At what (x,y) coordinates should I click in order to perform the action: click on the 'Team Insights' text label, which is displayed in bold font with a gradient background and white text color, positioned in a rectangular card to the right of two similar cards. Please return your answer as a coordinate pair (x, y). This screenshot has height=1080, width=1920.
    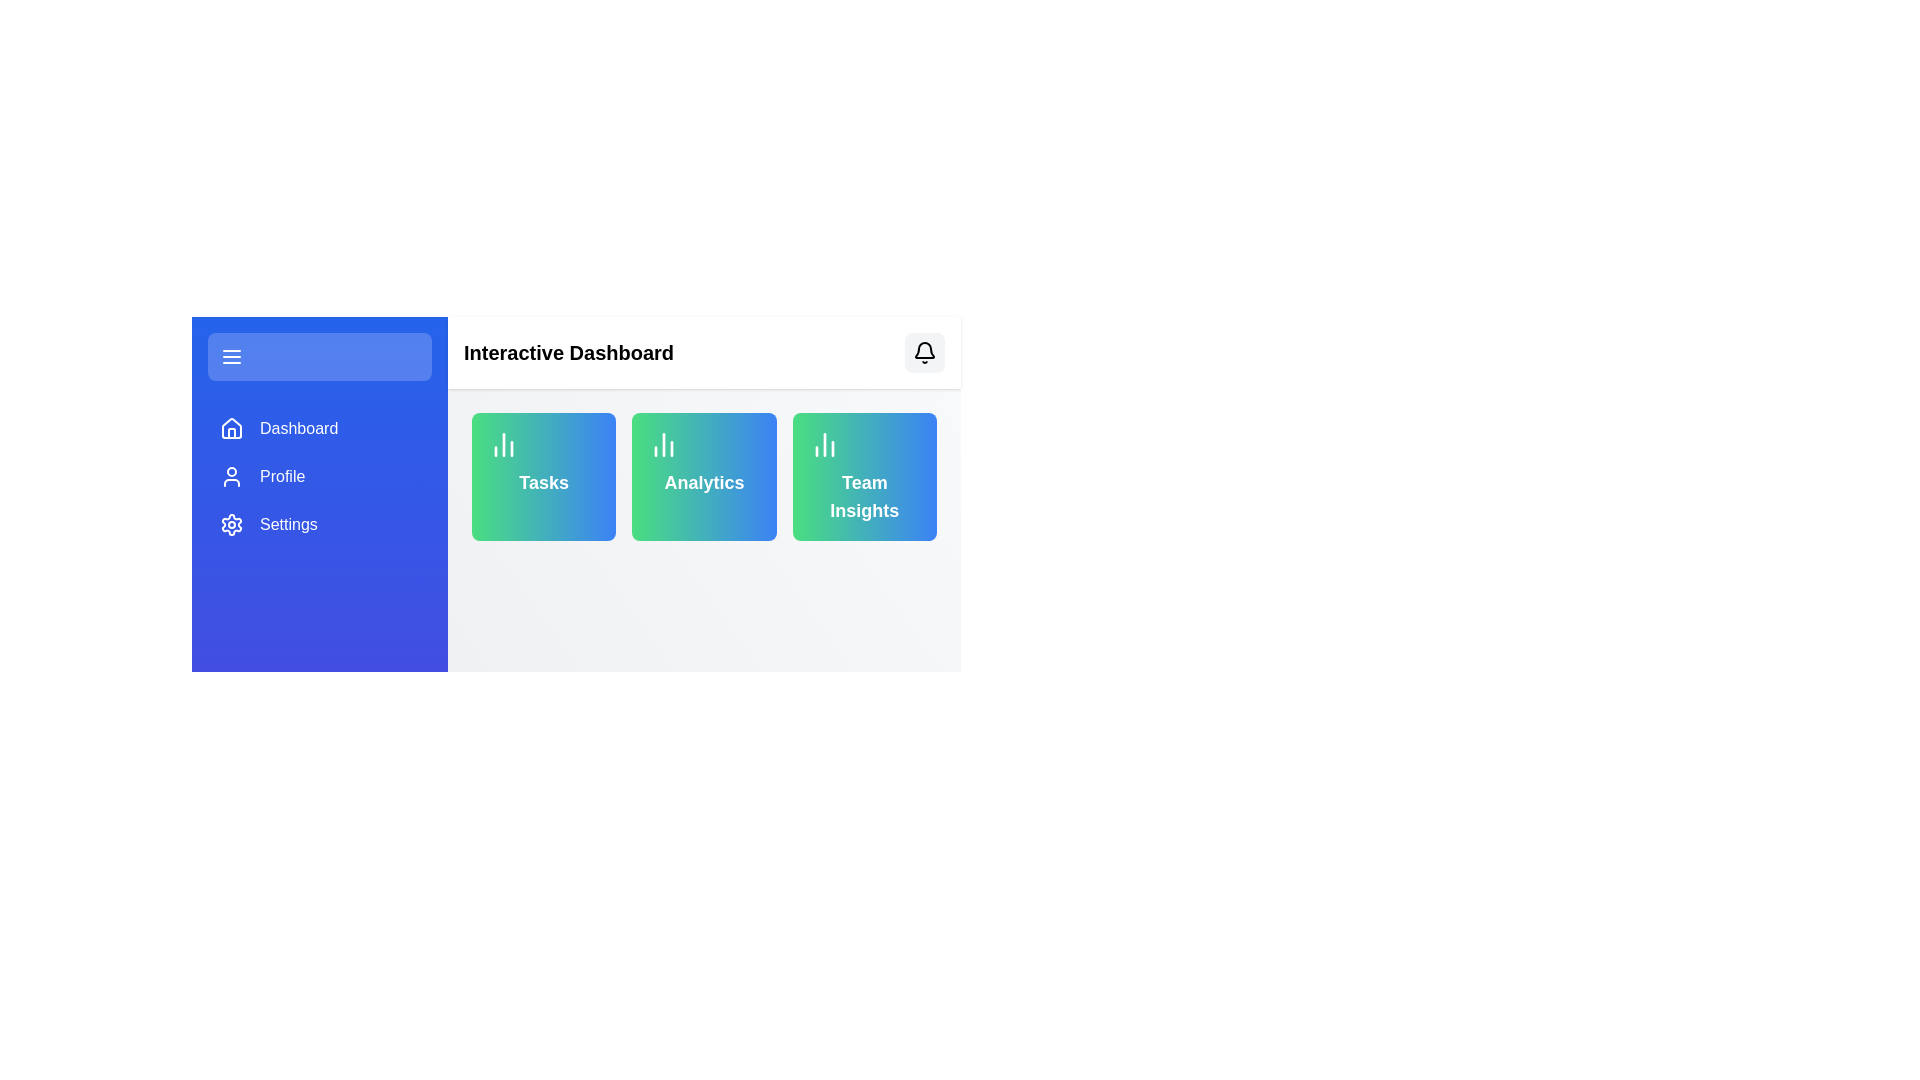
    Looking at the image, I should click on (864, 496).